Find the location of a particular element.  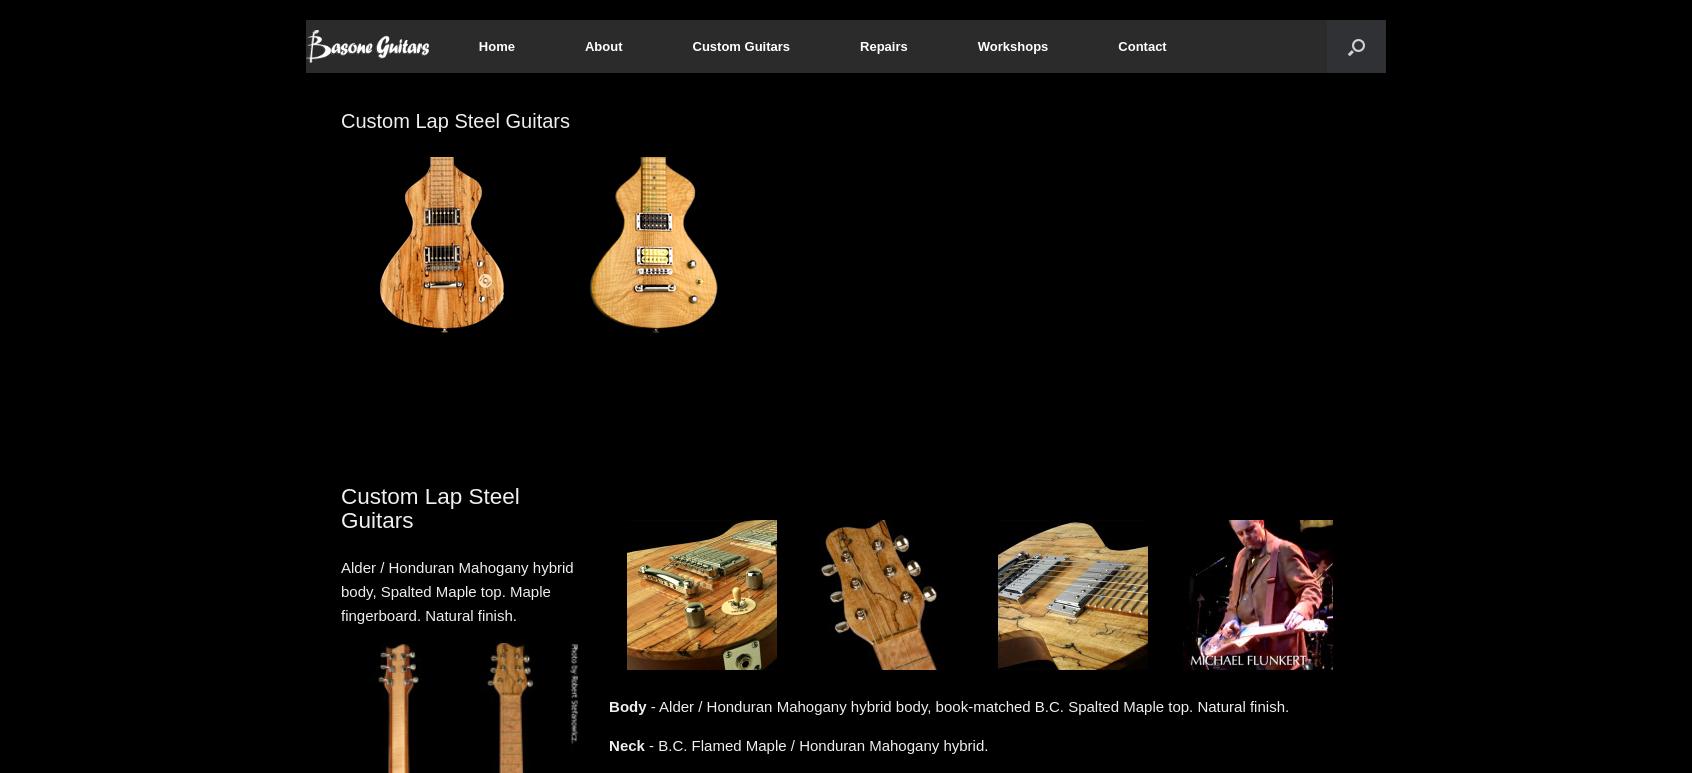

'Body' is located at coordinates (626, 706).